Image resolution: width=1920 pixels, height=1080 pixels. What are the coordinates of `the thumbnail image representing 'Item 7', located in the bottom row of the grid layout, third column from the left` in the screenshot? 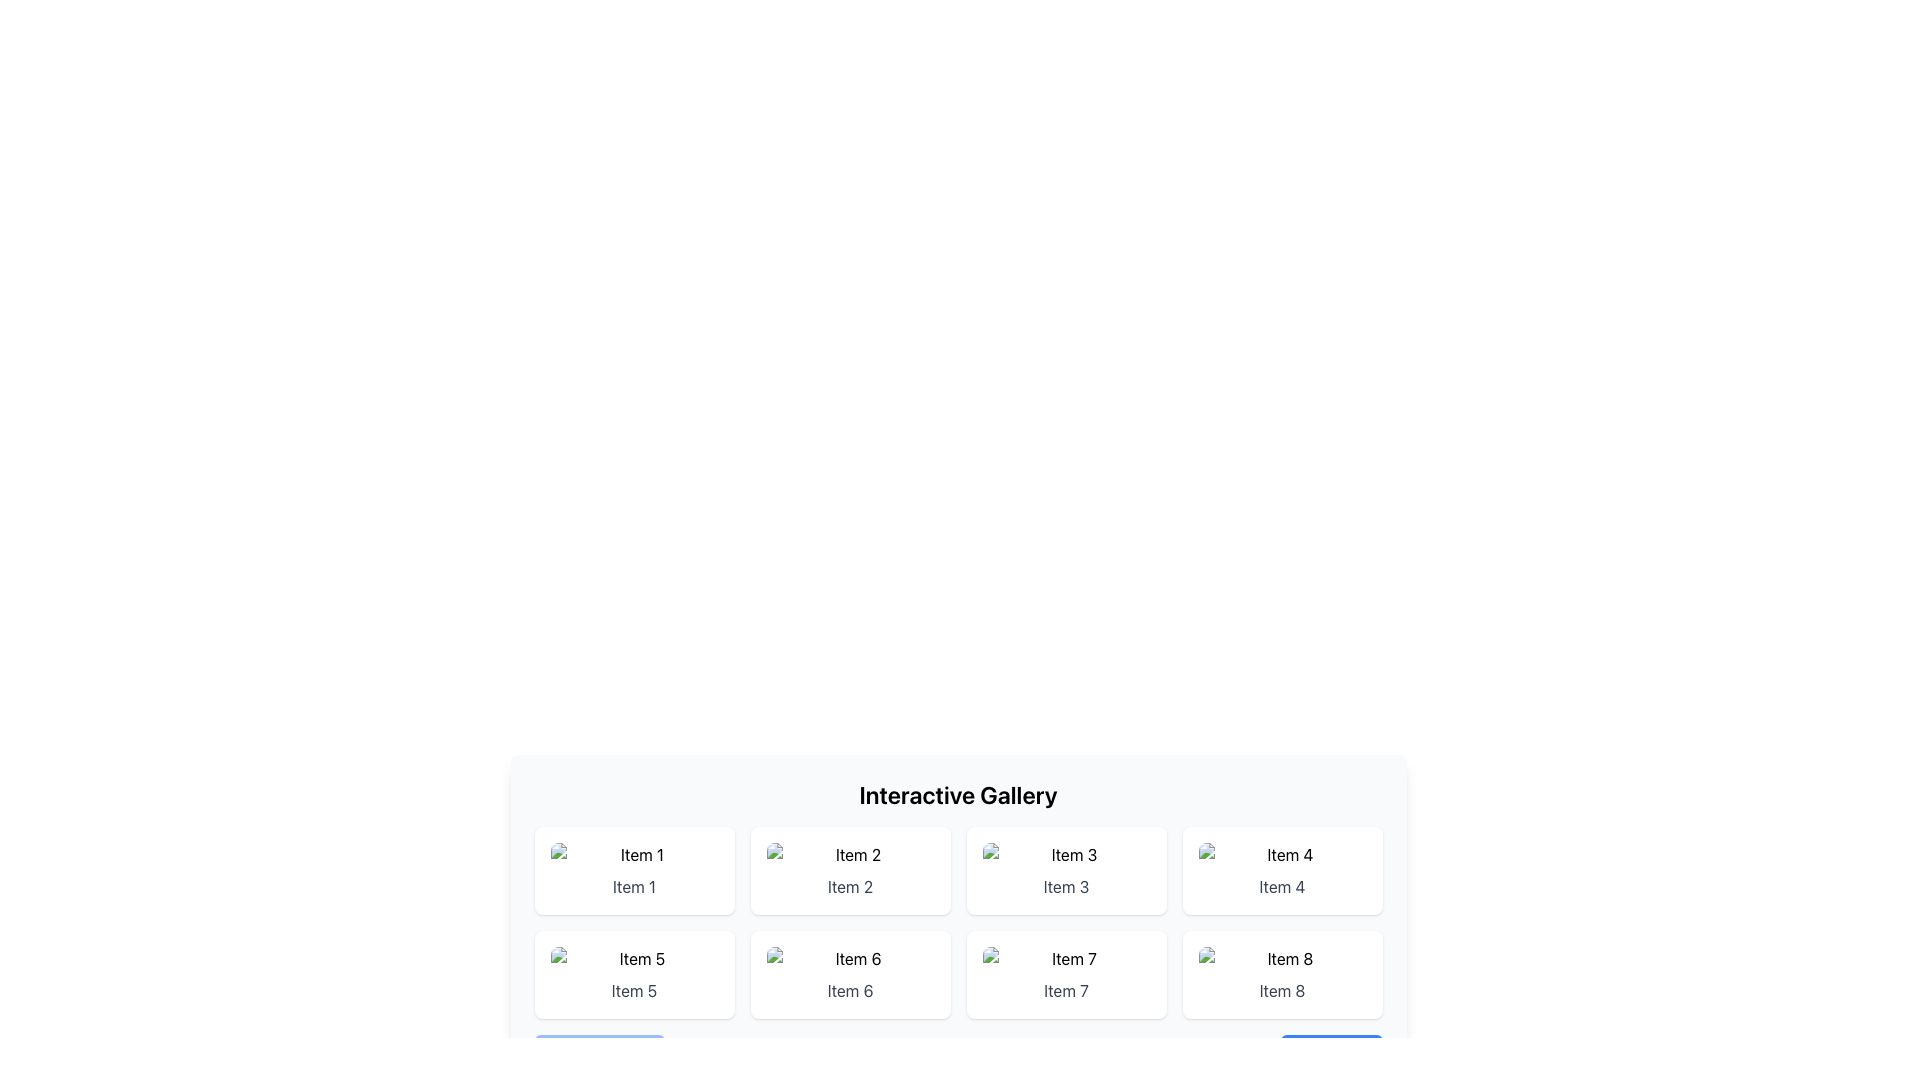 It's located at (1065, 958).